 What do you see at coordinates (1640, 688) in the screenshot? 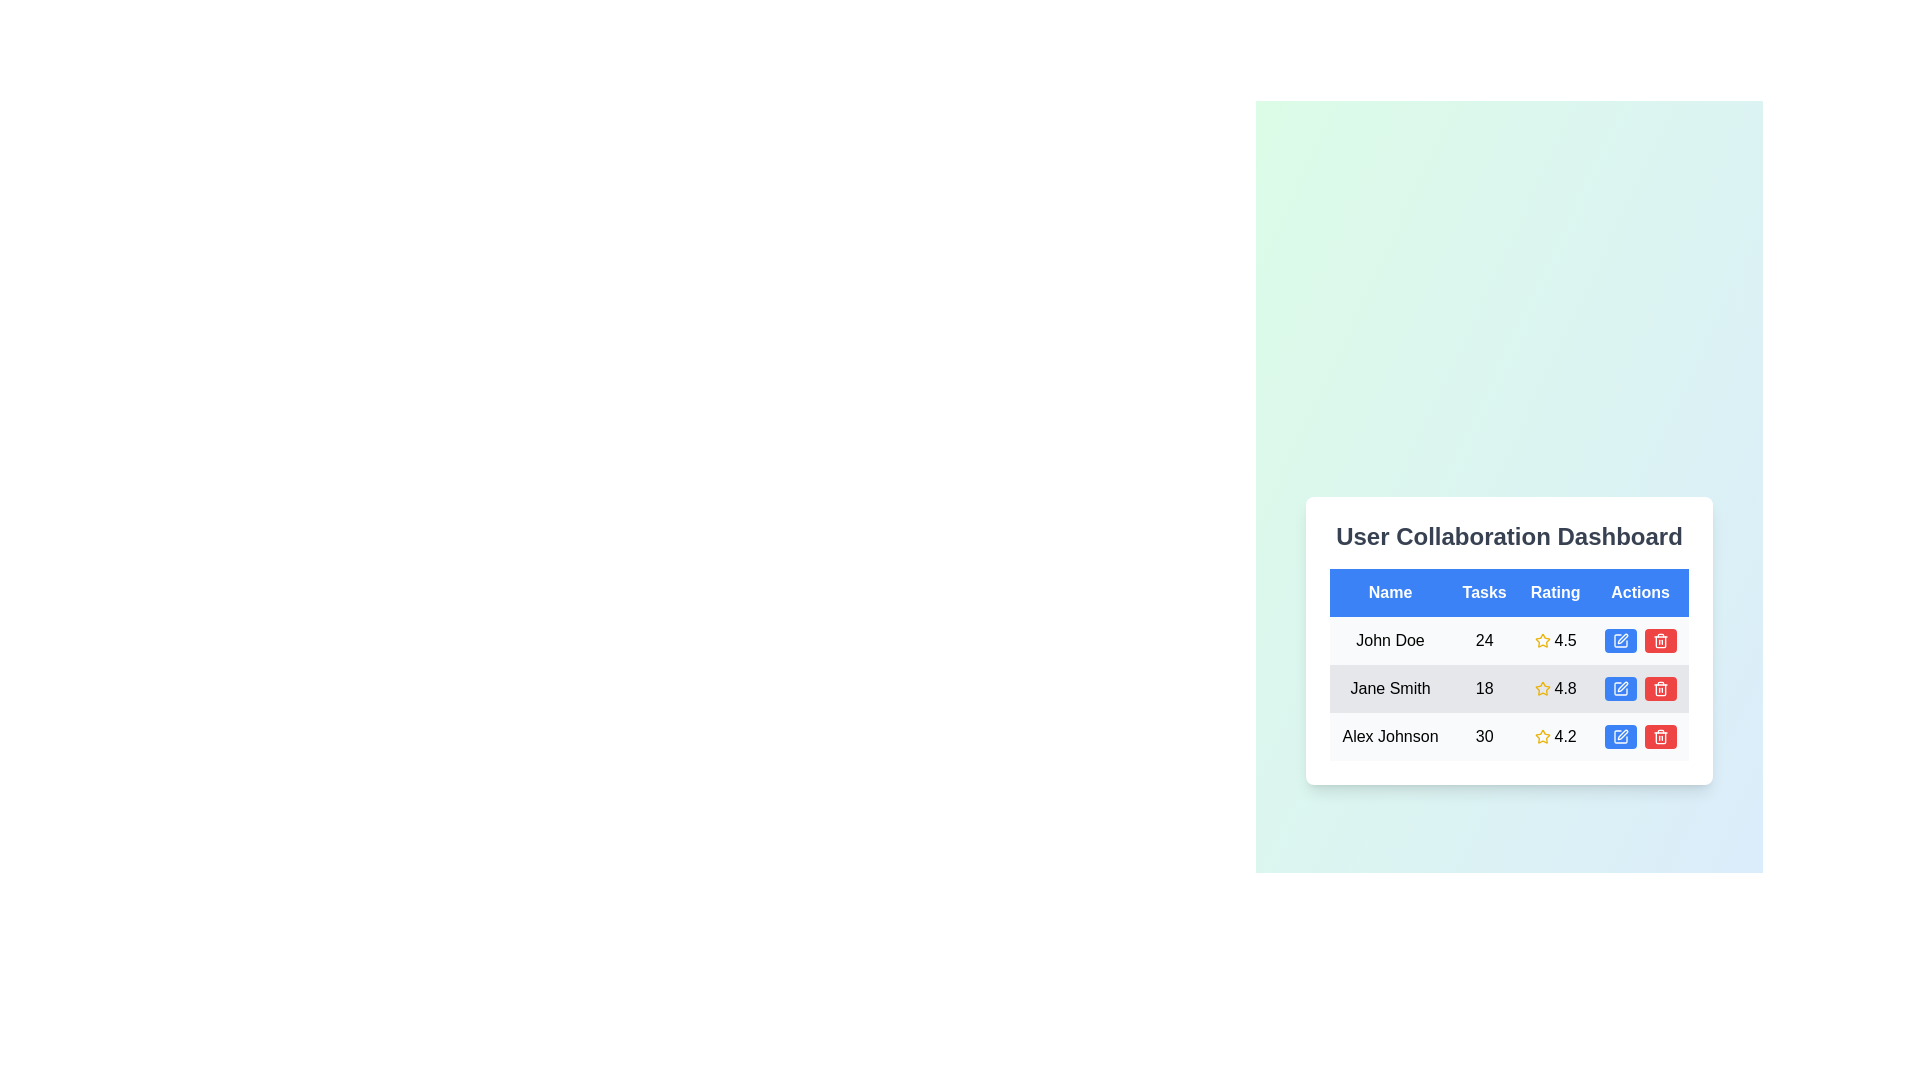
I see `the button group in the 'Actions' column of the second row for 'Jane Smith' in the 'User Collaboration Dashboard' to observe hover effects` at bounding box center [1640, 688].